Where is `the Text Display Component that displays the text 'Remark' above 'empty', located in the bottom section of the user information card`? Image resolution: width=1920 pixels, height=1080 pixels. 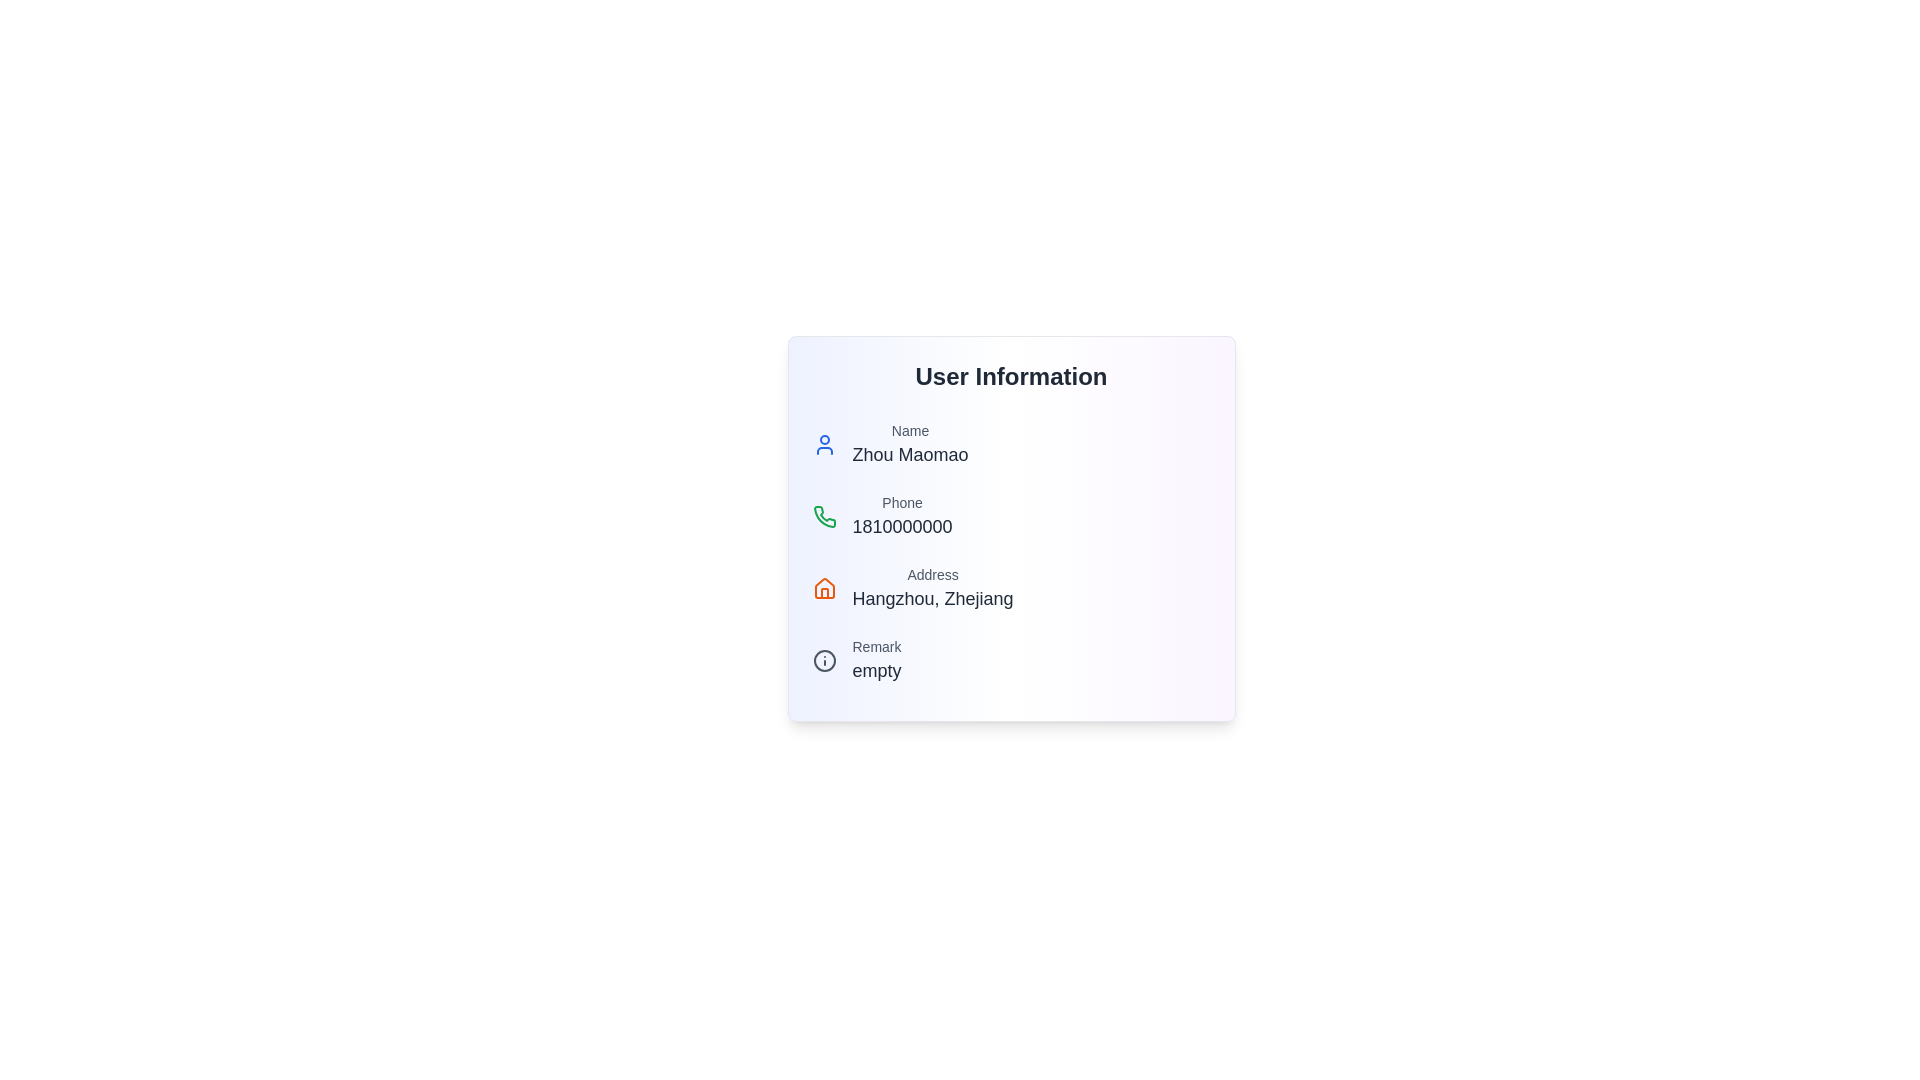 the Text Display Component that displays the text 'Remark' above 'empty', located in the bottom section of the user information card is located at coordinates (877, 660).